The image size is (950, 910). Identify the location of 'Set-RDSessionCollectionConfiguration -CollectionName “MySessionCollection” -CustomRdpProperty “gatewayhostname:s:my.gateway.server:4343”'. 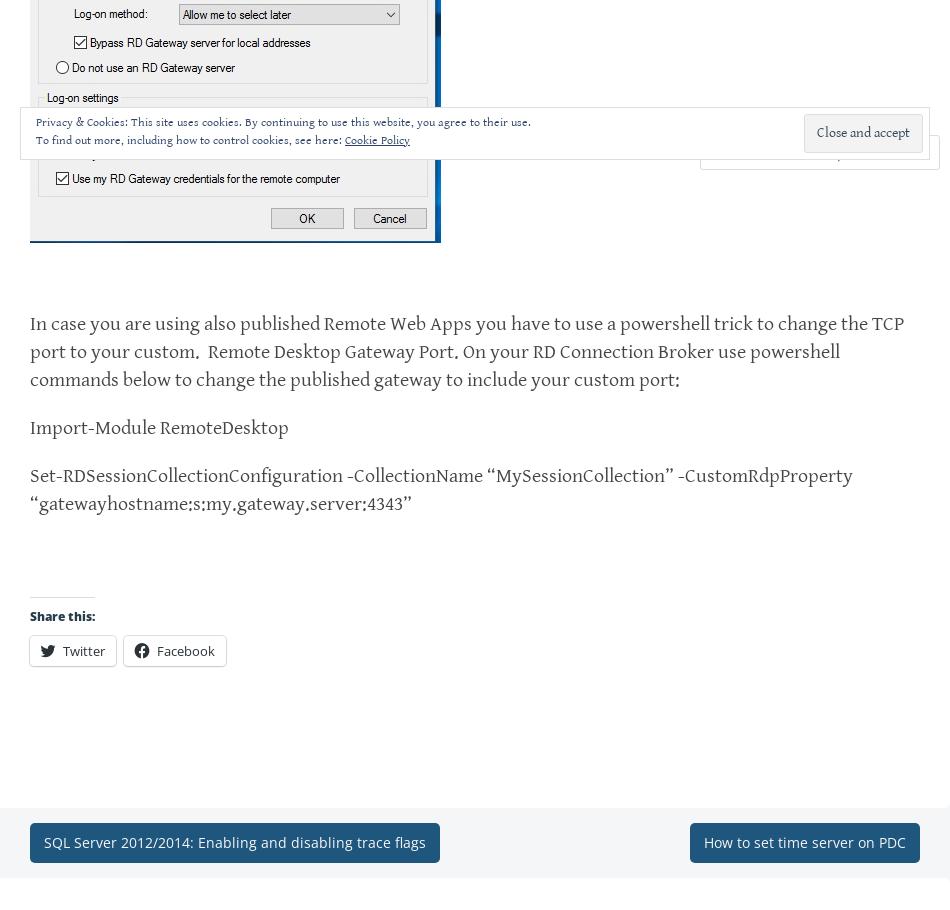
(30, 490).